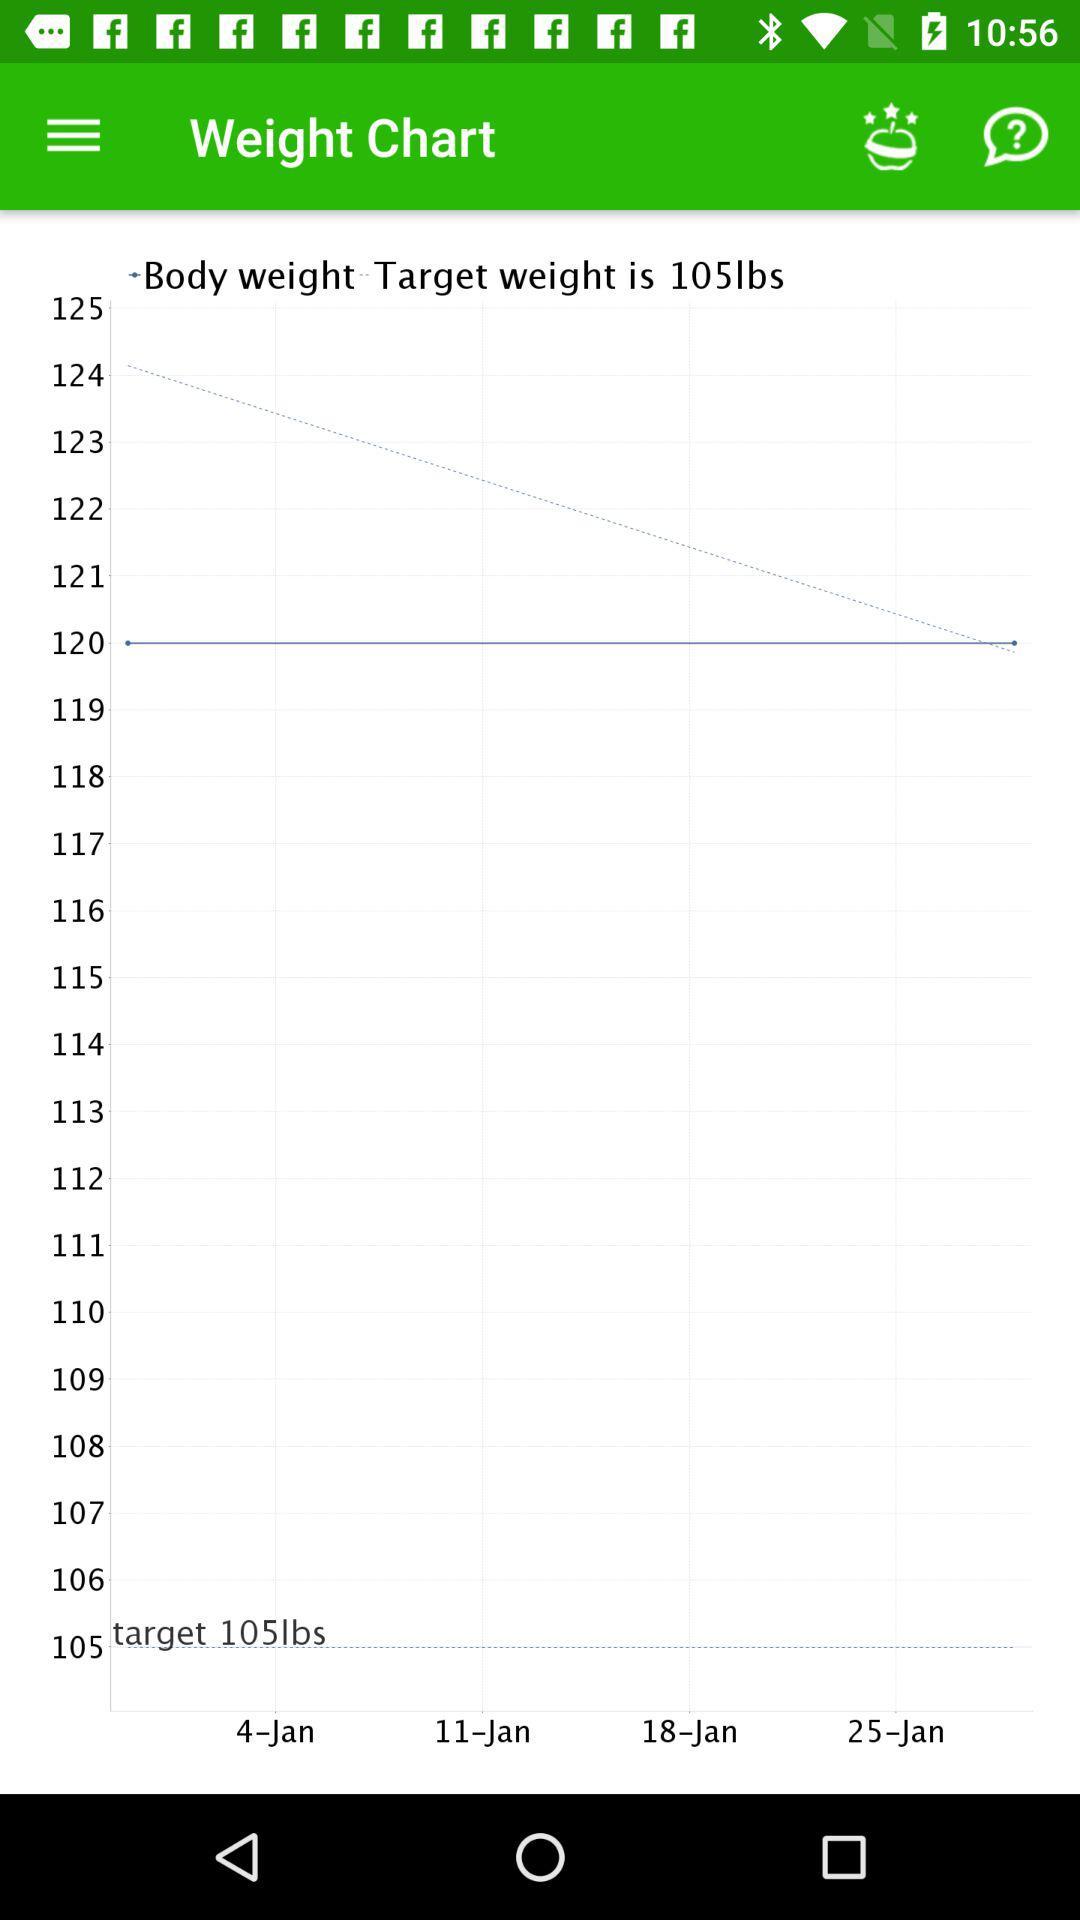 The height and width of the screenshot is (1920, 1080). I want to click on the icon next to the weight chart icon, so click(890, 135).